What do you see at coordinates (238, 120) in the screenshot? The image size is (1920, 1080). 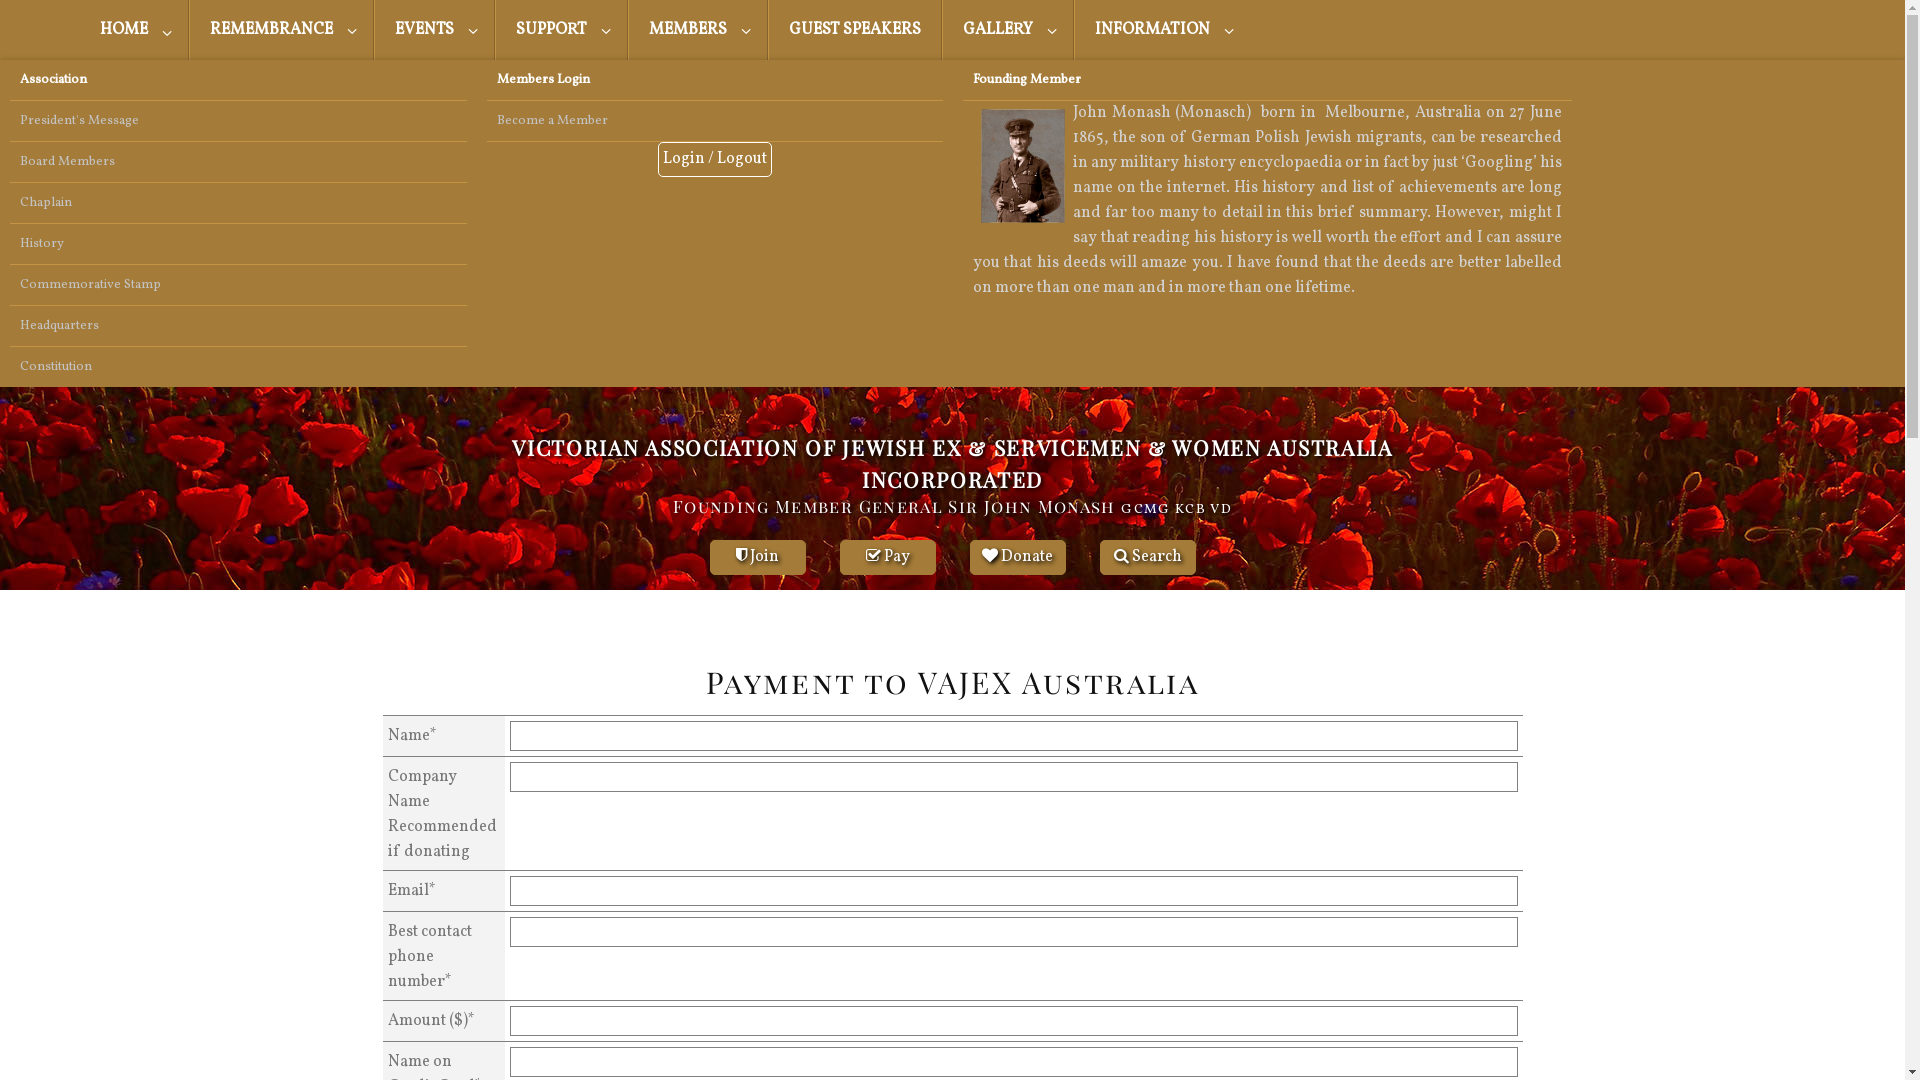 I see `'President's Message'` at bounding box center [238, 120].